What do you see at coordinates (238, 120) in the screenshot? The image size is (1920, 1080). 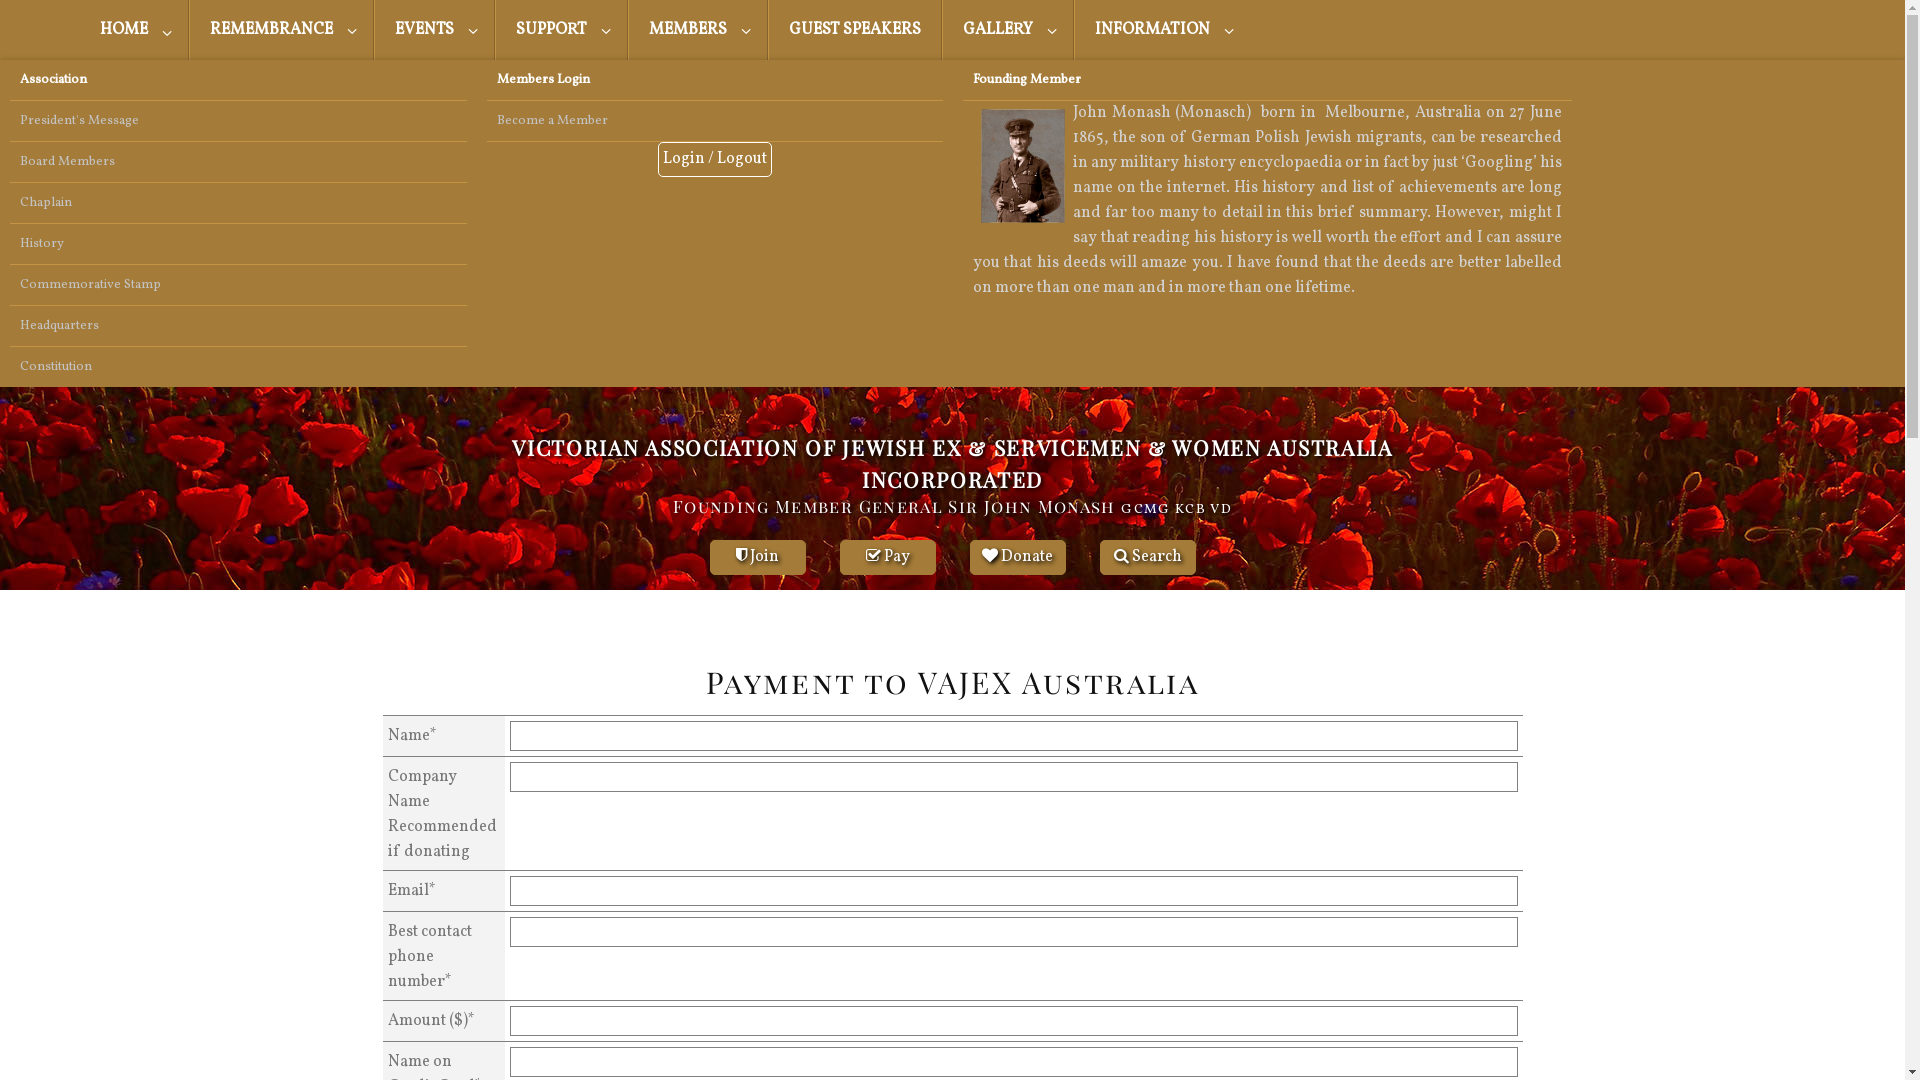 I see `'President's Message'` at bounding box center [238, 120].